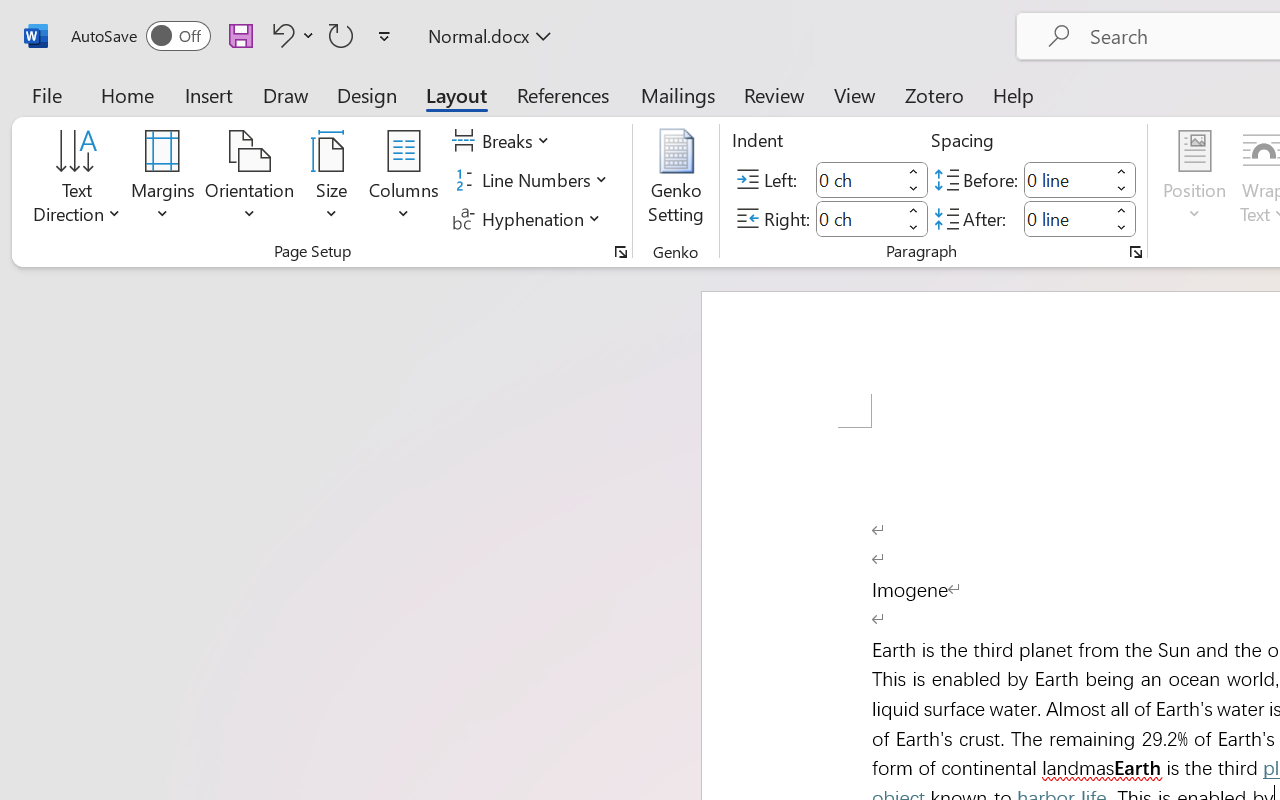 Image resolution: width=1280 pixels, height=800 pixels. Describe the element at coordinates (163, 179) in the screenshot. I see `'Margins'` at that location.